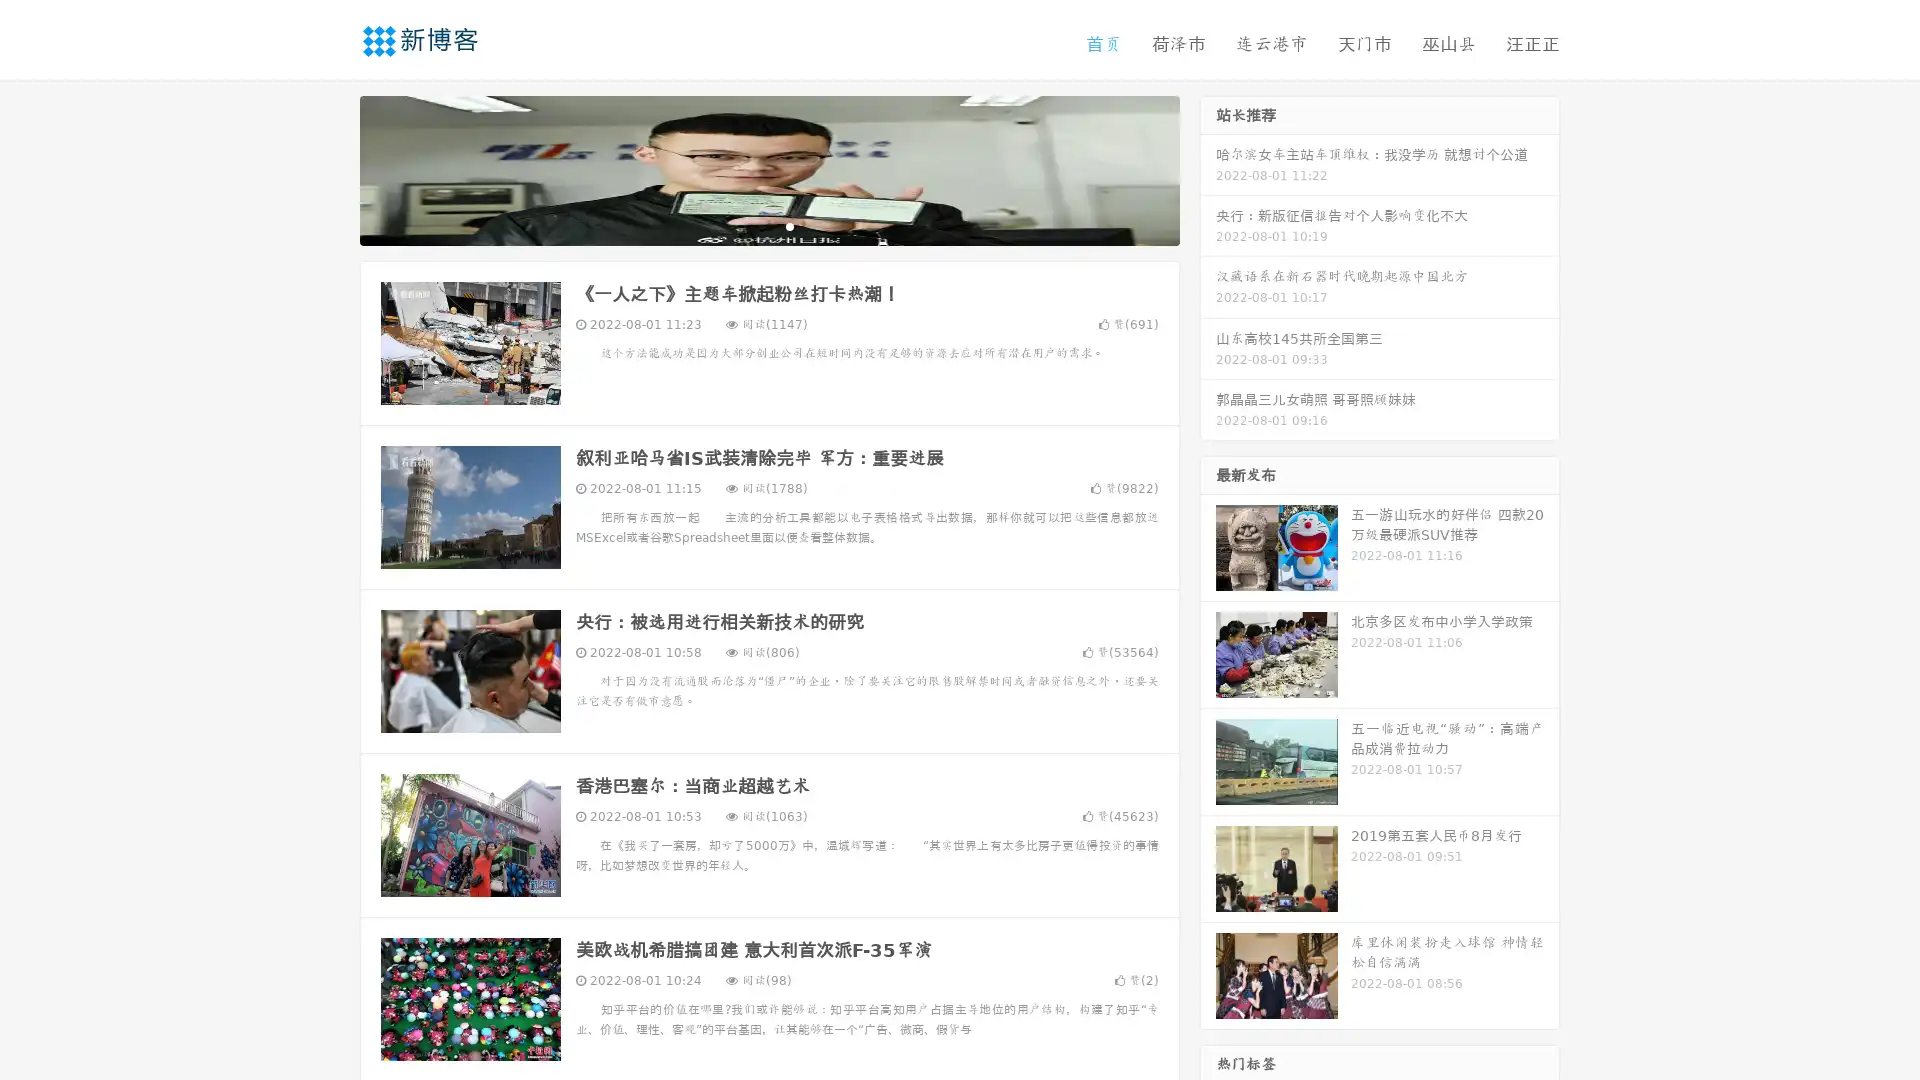  What do you see at coordinates (789, 225) in the screenshot?
I see `Go to slide 3` at bounding box center [789, 225].